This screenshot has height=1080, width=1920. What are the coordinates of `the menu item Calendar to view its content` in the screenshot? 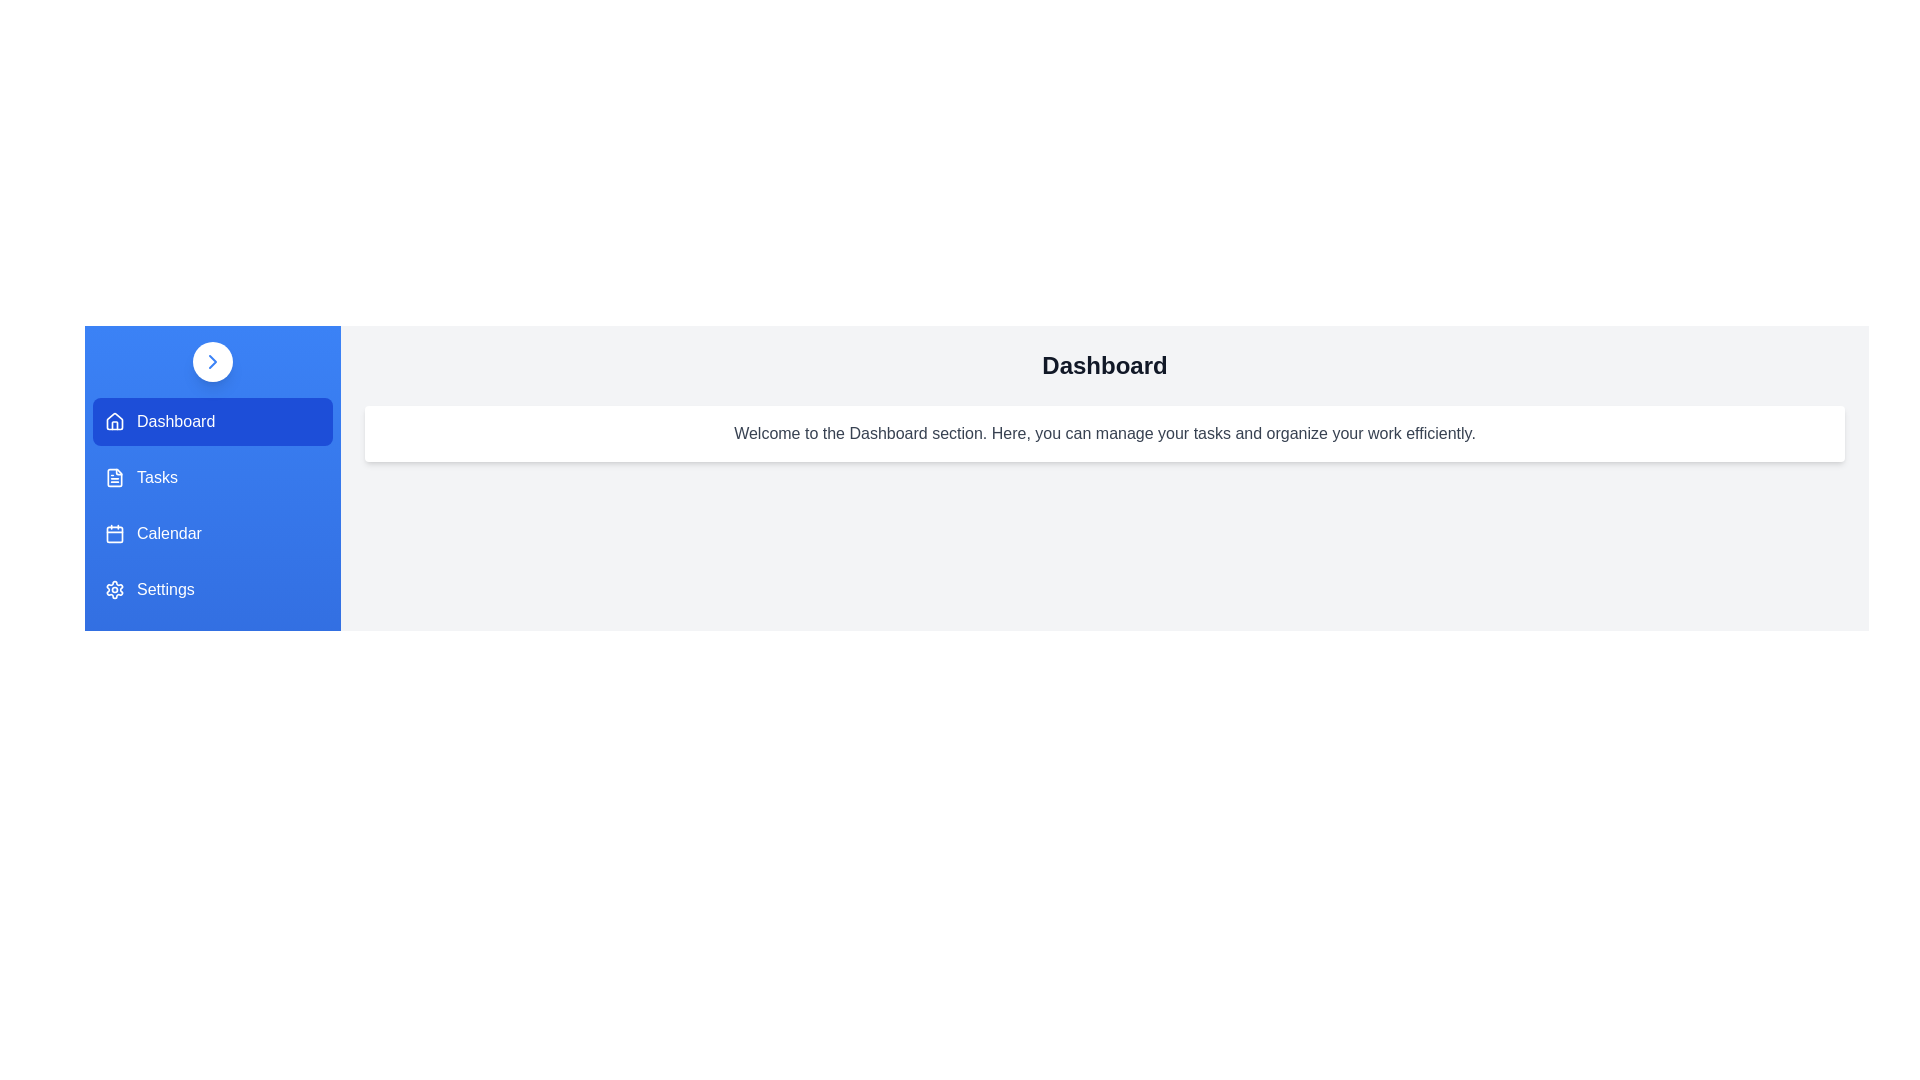 It's located at (212, 532).